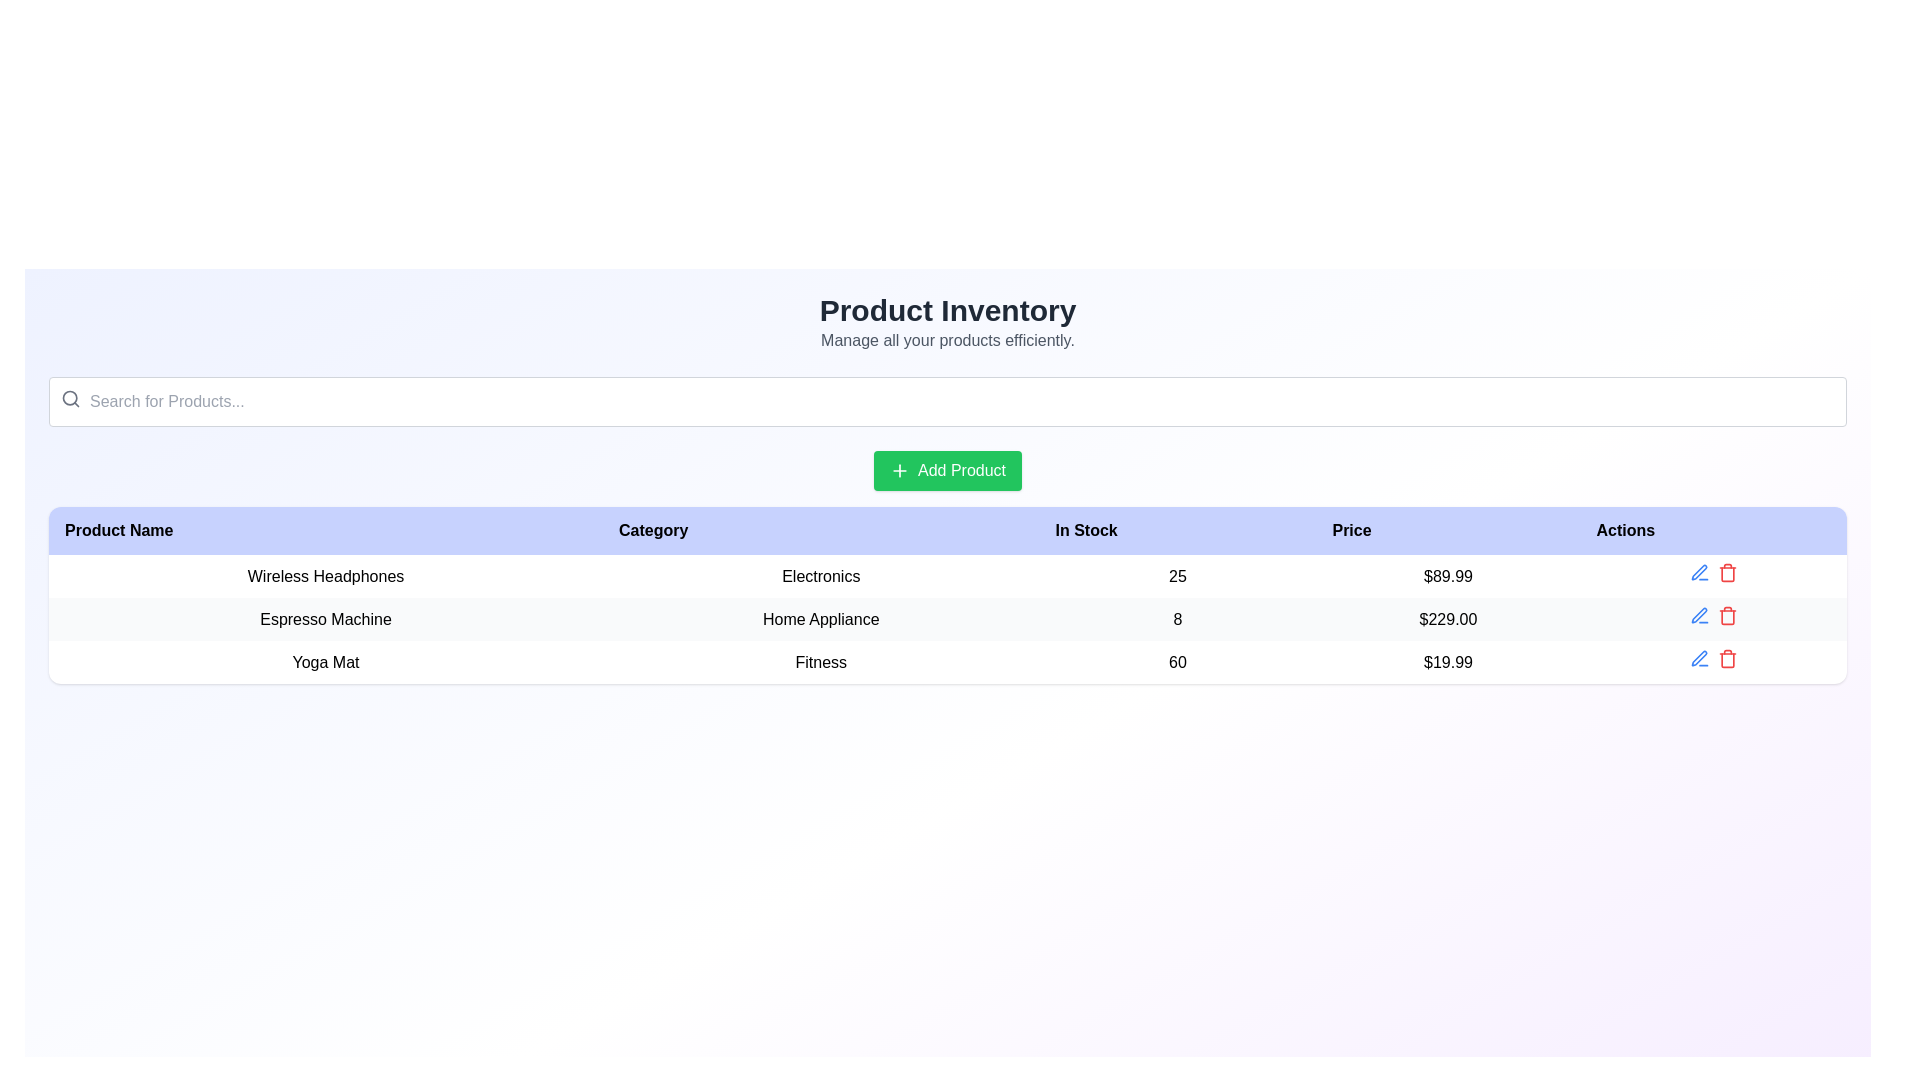 The width and height of the screenshot is (1920, 1080). What do you see at coordinates (1177, 662) in the screenshot?
I see `the Static Text displaying '60' in the 'In Stock' column of the 'Product Inventory' table, which is located in the third row adjacent to 'Yoga Mat'` at bounding box center [1177, 662].